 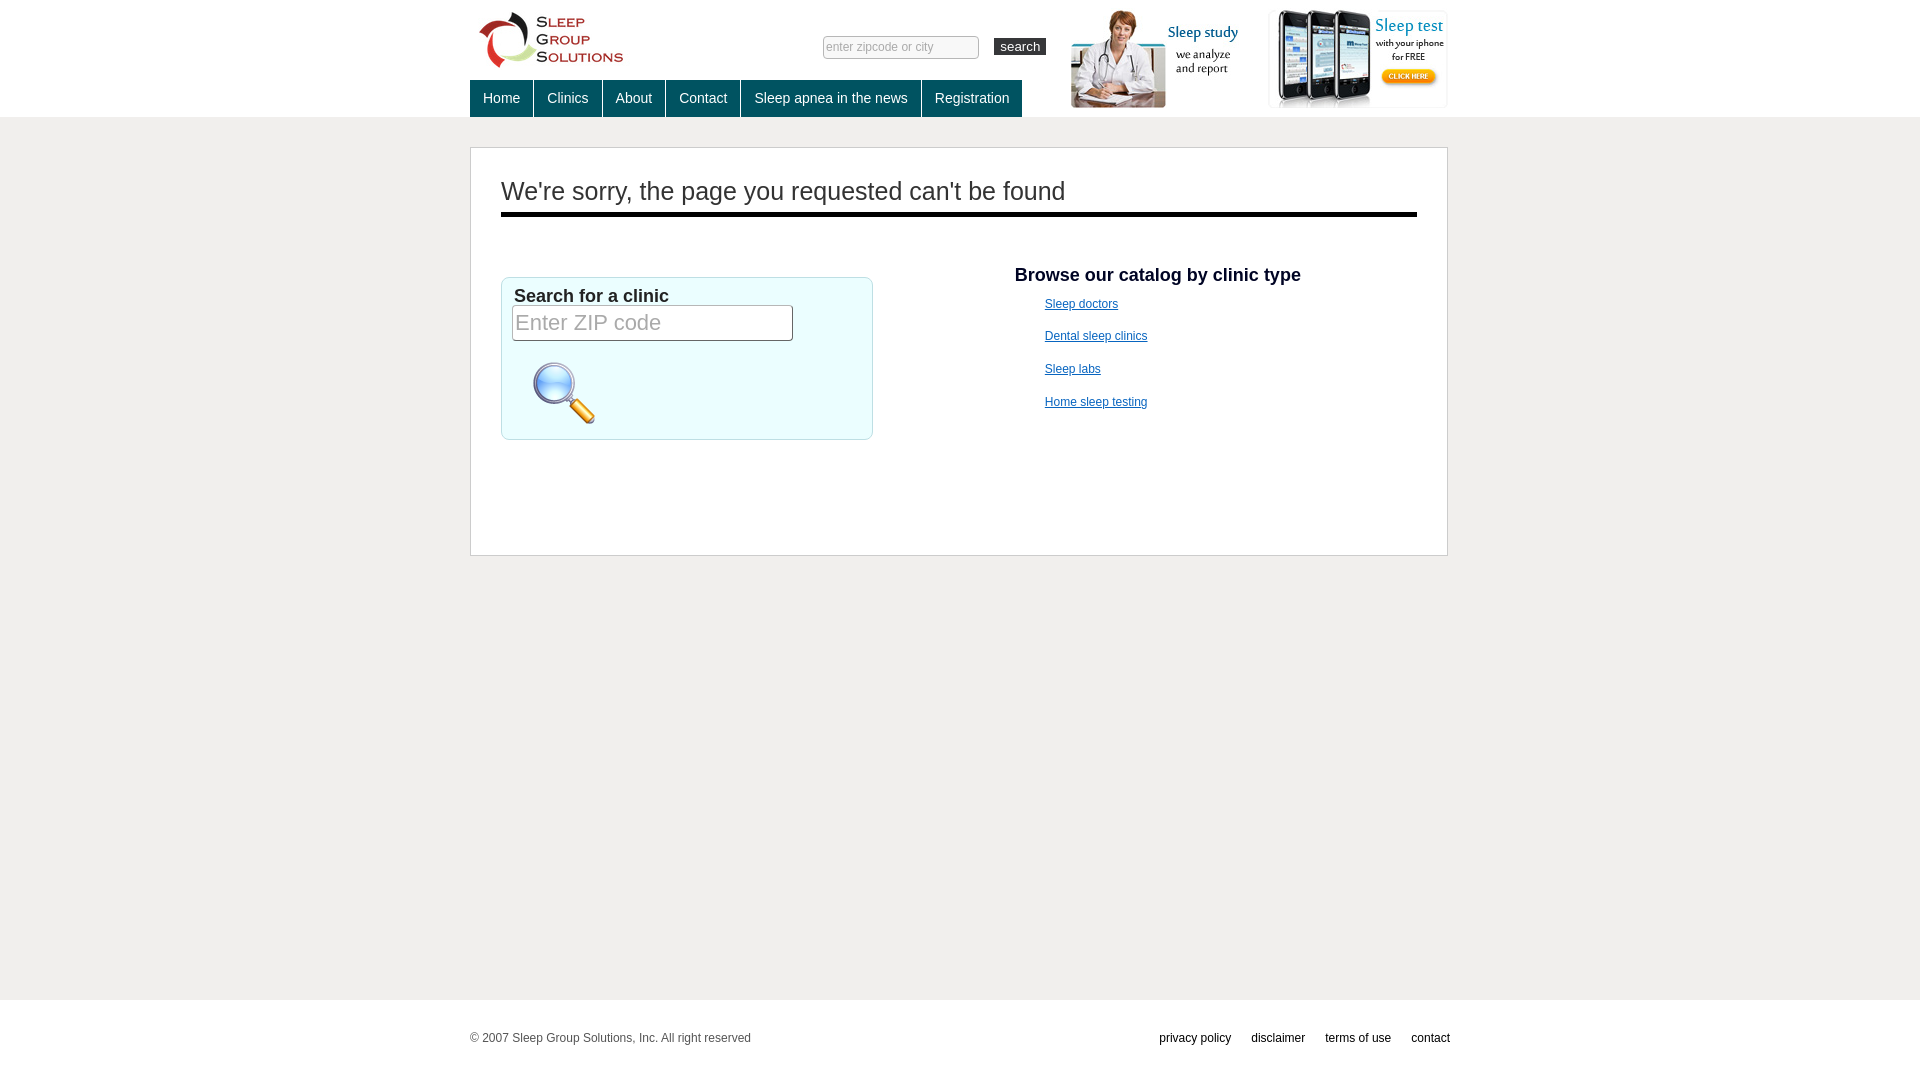 I want to click on 'terms of use', so click(x=1358, y=1036).